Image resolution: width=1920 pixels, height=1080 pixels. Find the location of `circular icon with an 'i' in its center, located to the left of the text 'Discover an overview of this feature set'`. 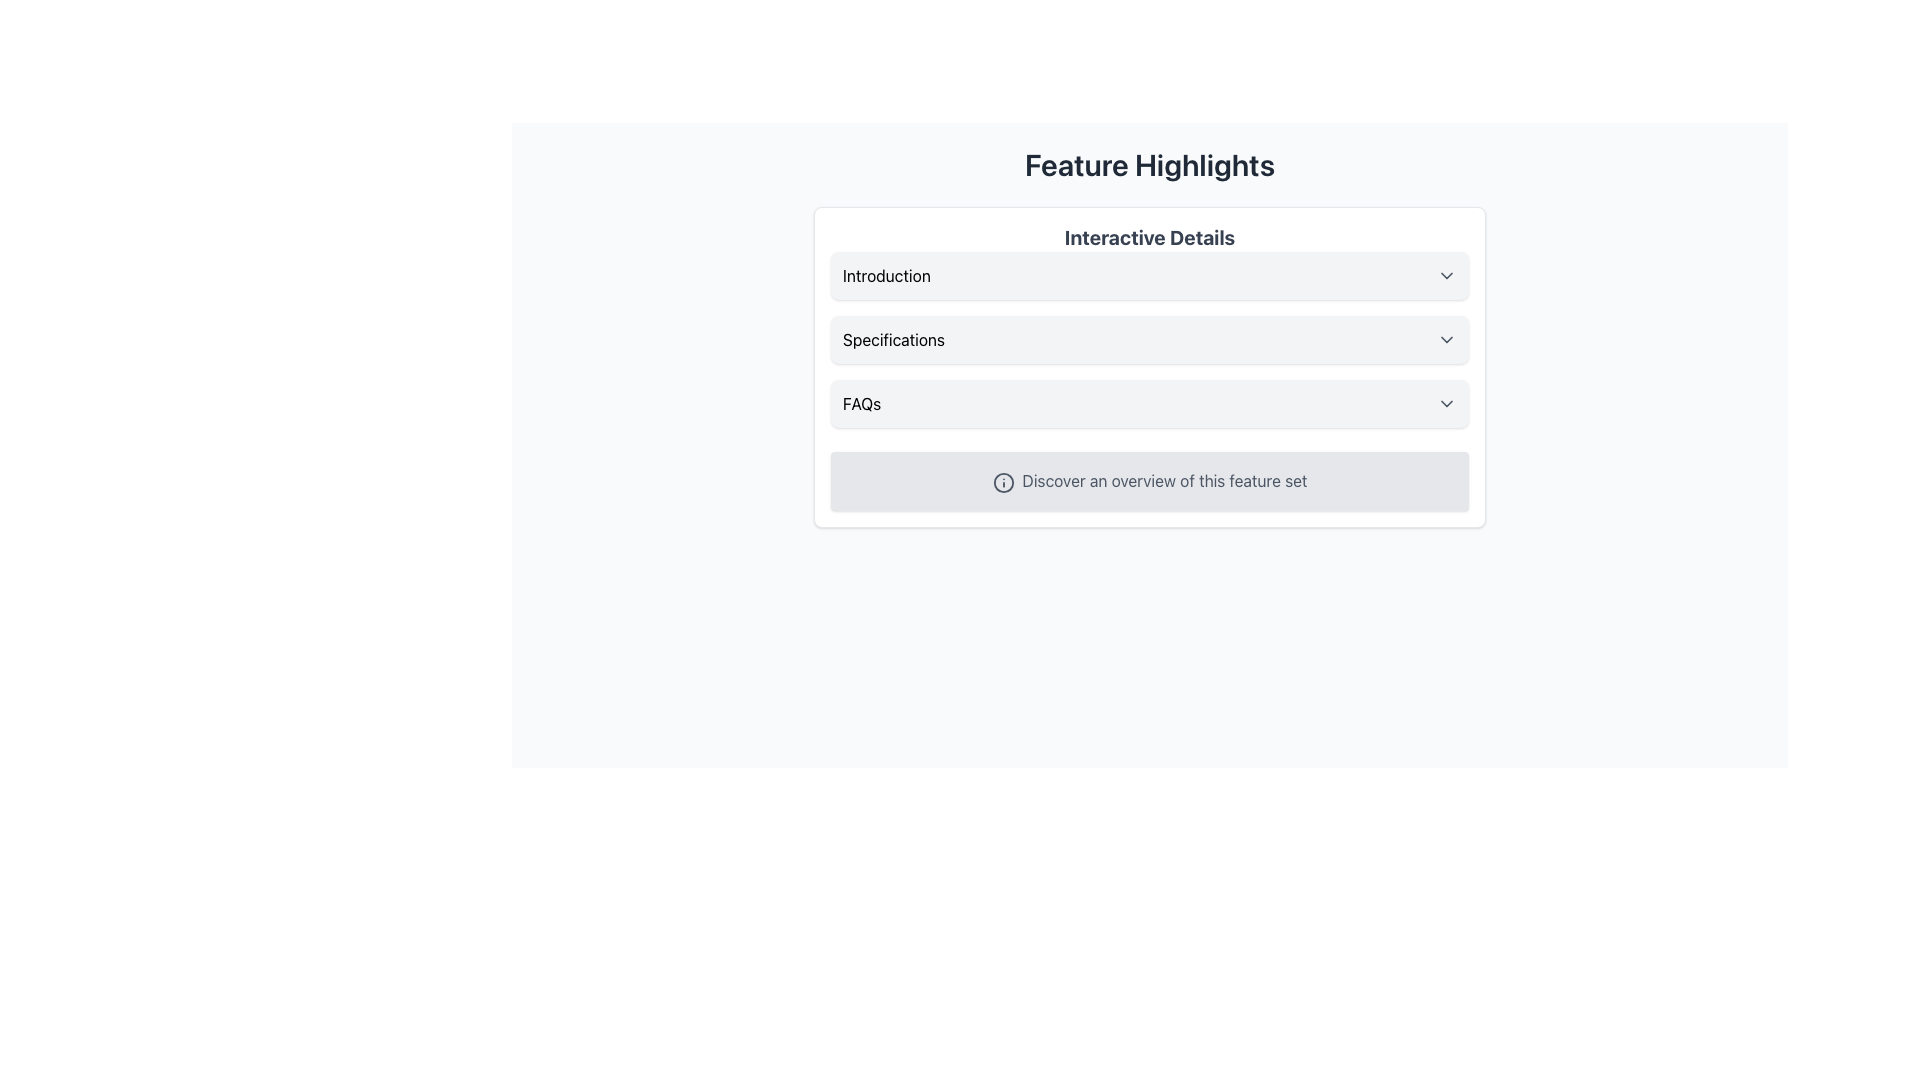

circular icon with an 'i' in its center, located to the left of the text 'Discover an overview of this feature set' is located at coordinates (1003, 482).